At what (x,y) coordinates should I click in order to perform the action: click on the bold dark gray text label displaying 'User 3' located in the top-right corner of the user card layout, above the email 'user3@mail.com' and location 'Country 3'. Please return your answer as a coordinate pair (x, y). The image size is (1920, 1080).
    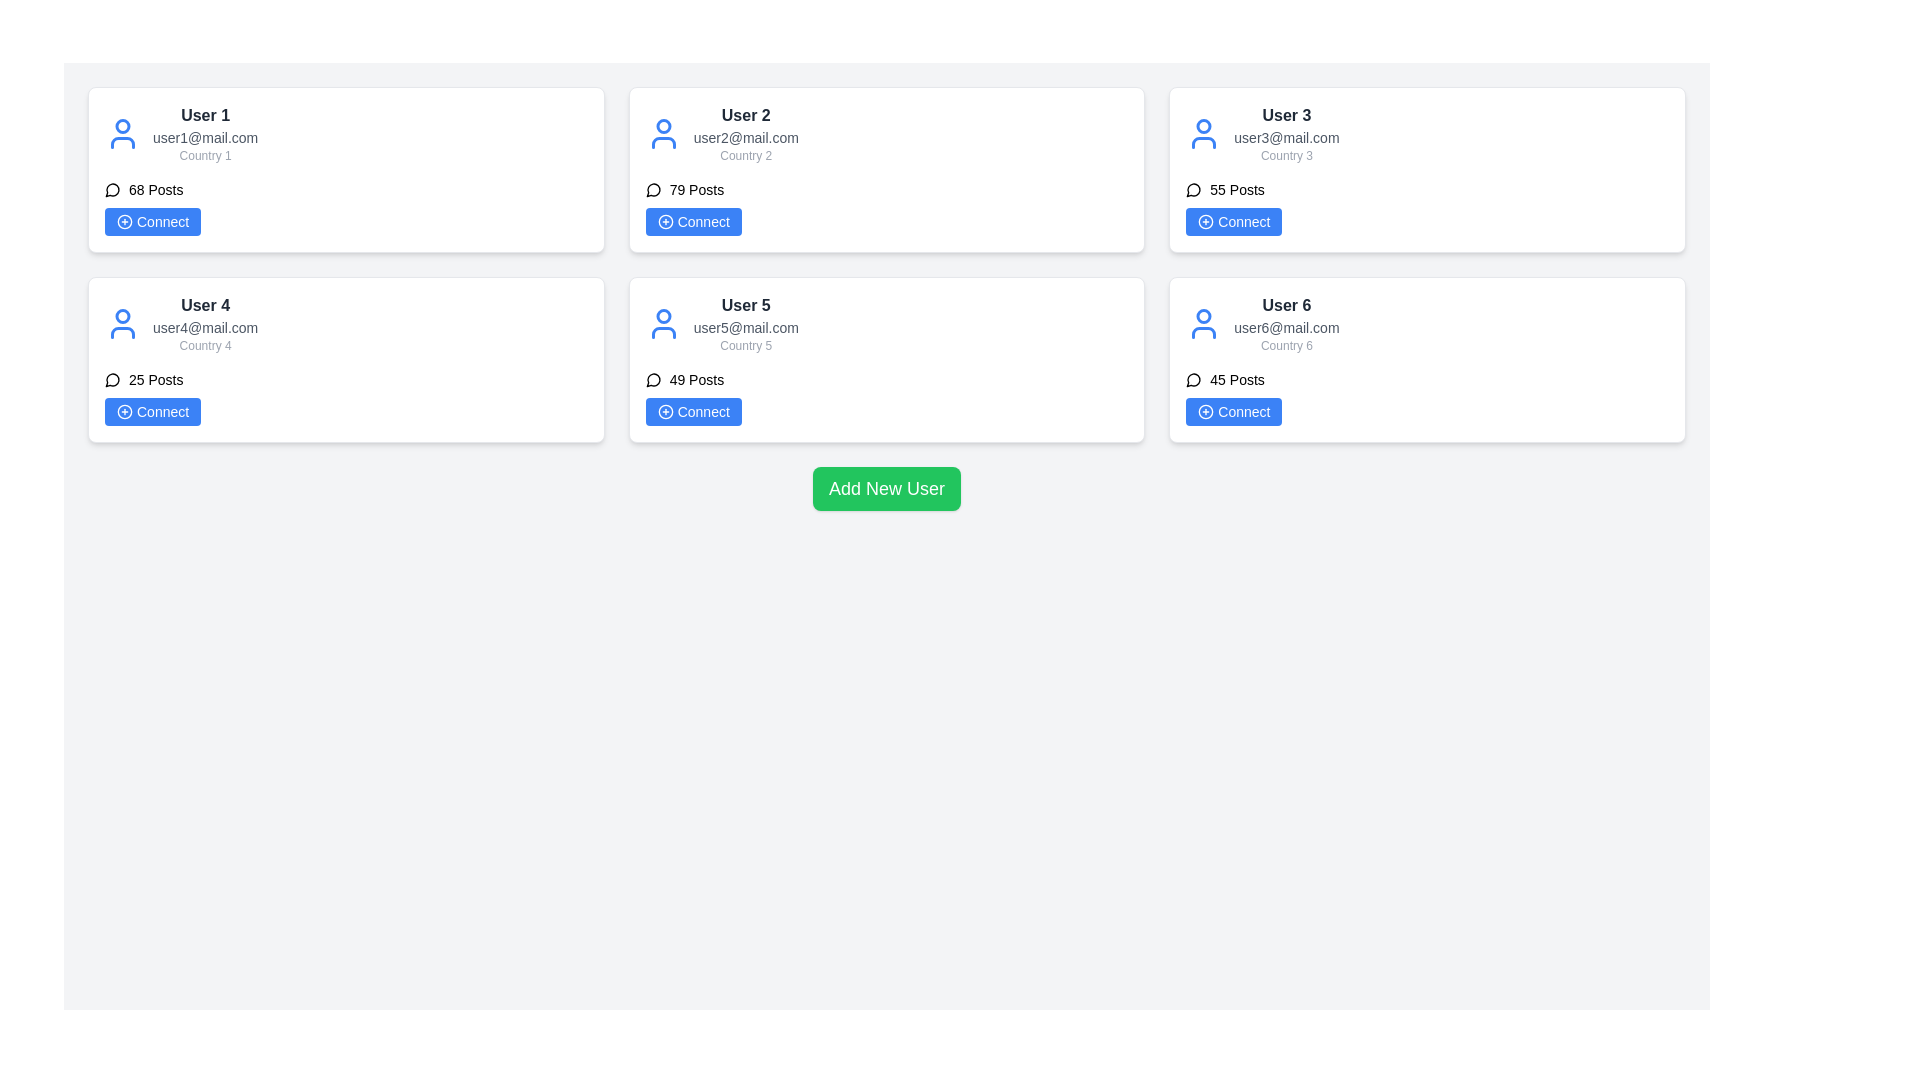
    Looking at the image, I should click on (1286, 115).